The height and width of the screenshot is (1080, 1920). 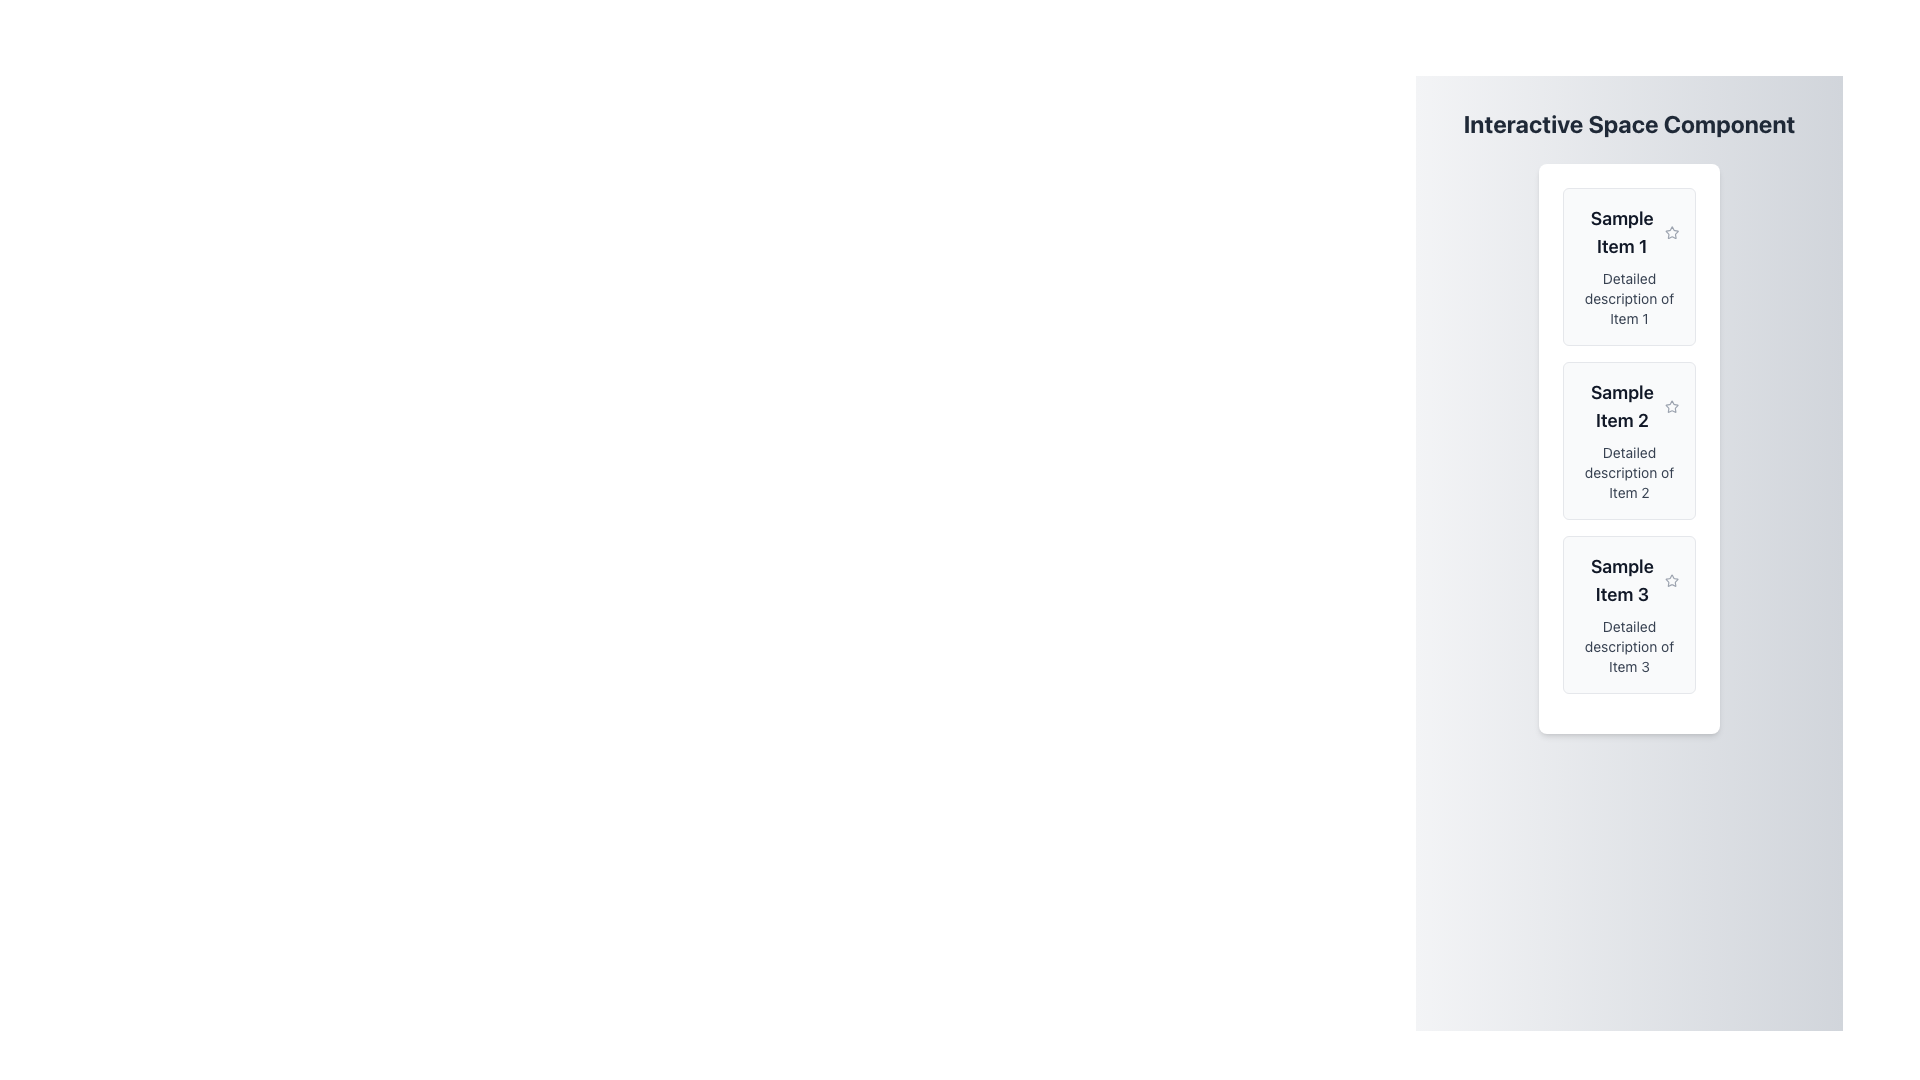 I want to click on the text label providing additional descriptive information about 'Sample Item 3', located in the third card of the vertical stack, so click(x=1629, y=647).